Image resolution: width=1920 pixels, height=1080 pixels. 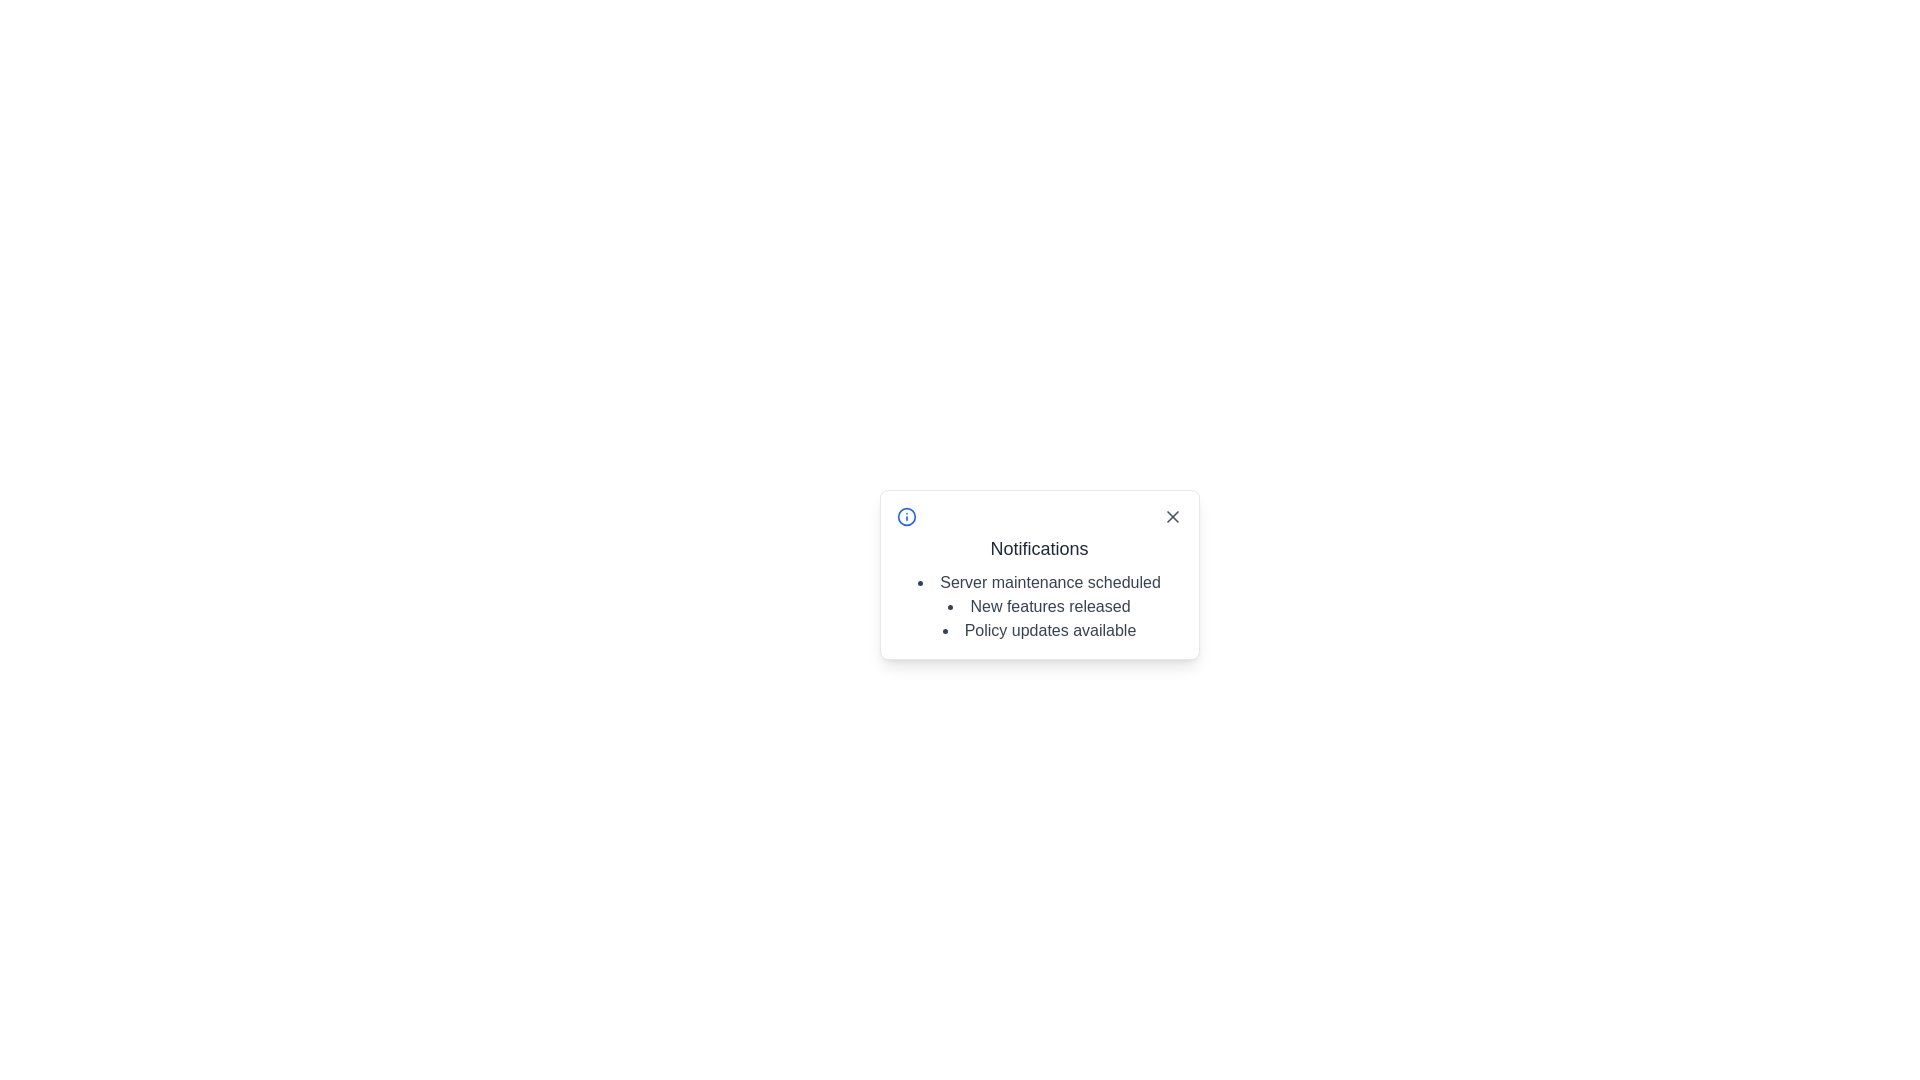 I want to click on the text 'Policy updates available' which is styled with a dark font and appears as the third item in a bulleted list within a notification box, so click(x=1039, y=631).